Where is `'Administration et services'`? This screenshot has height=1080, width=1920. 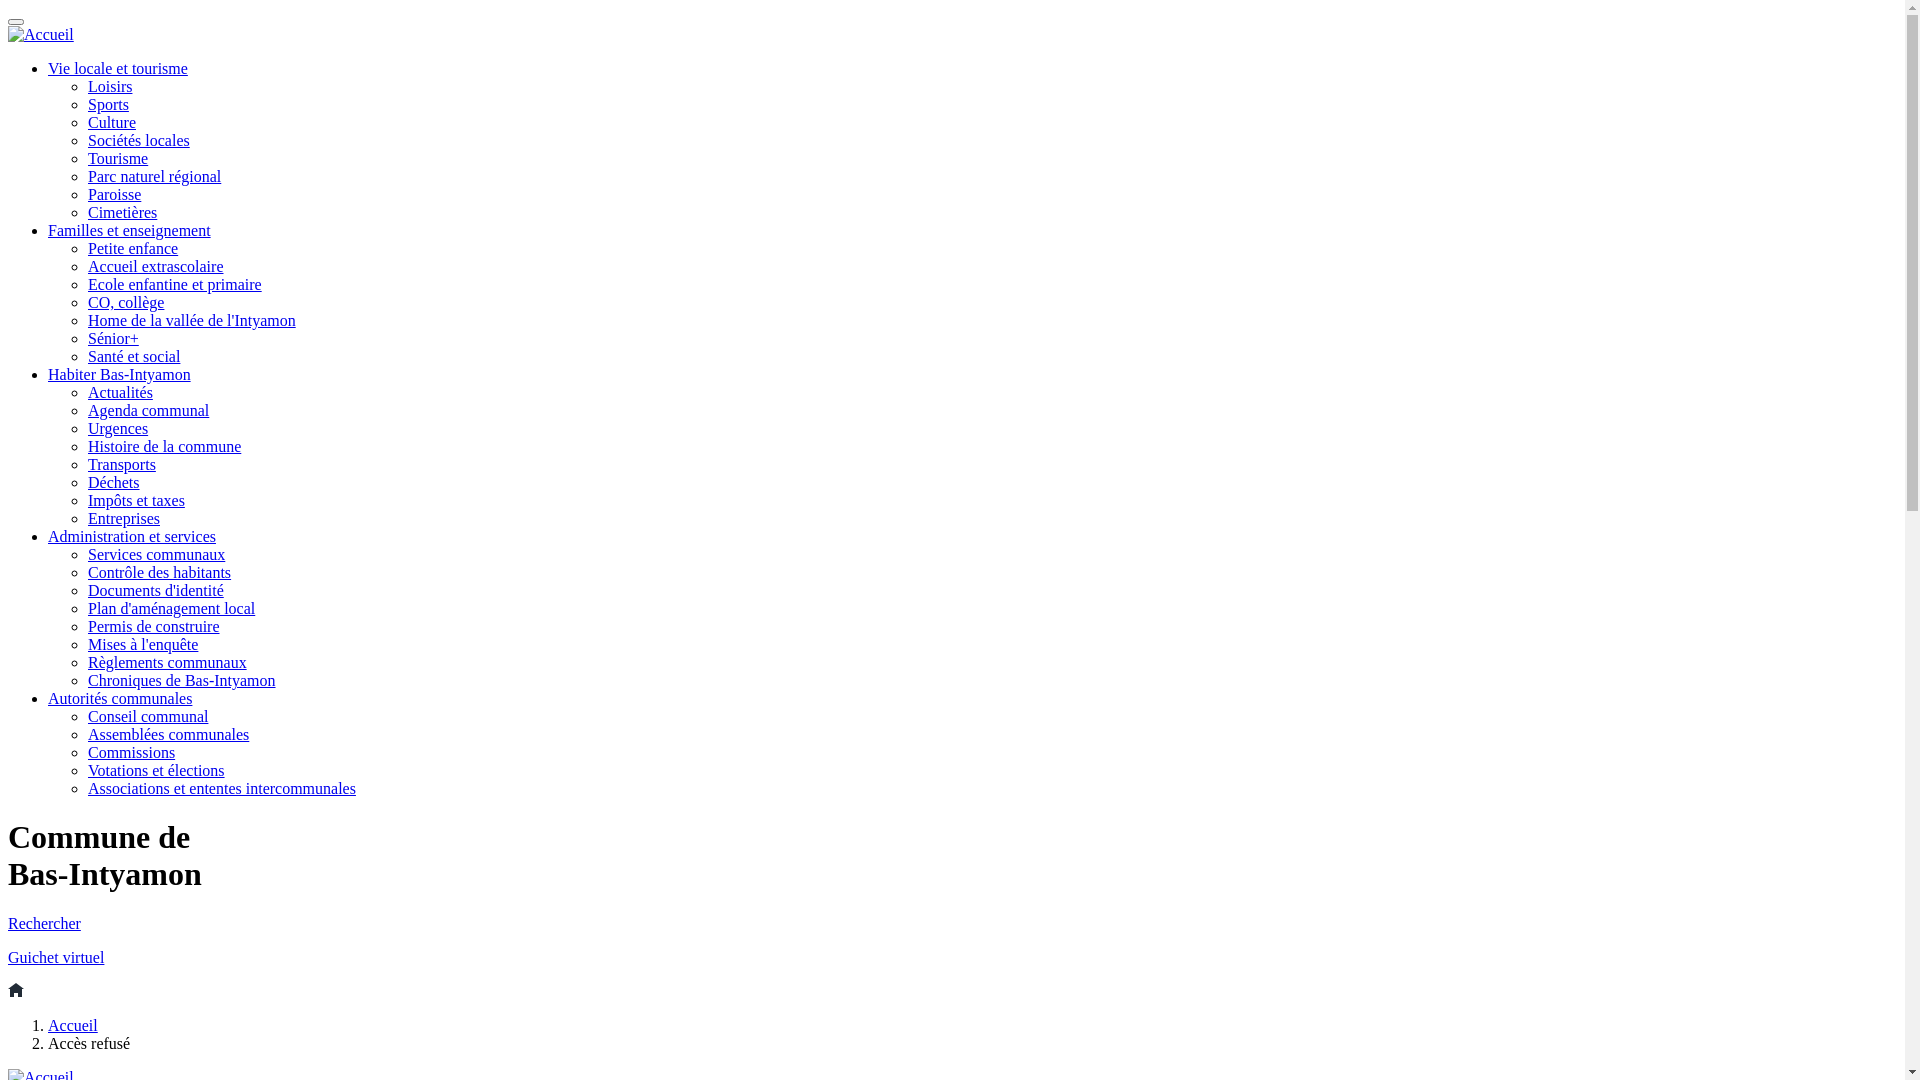 'Administration et services' is located at coordinates (48, 535).